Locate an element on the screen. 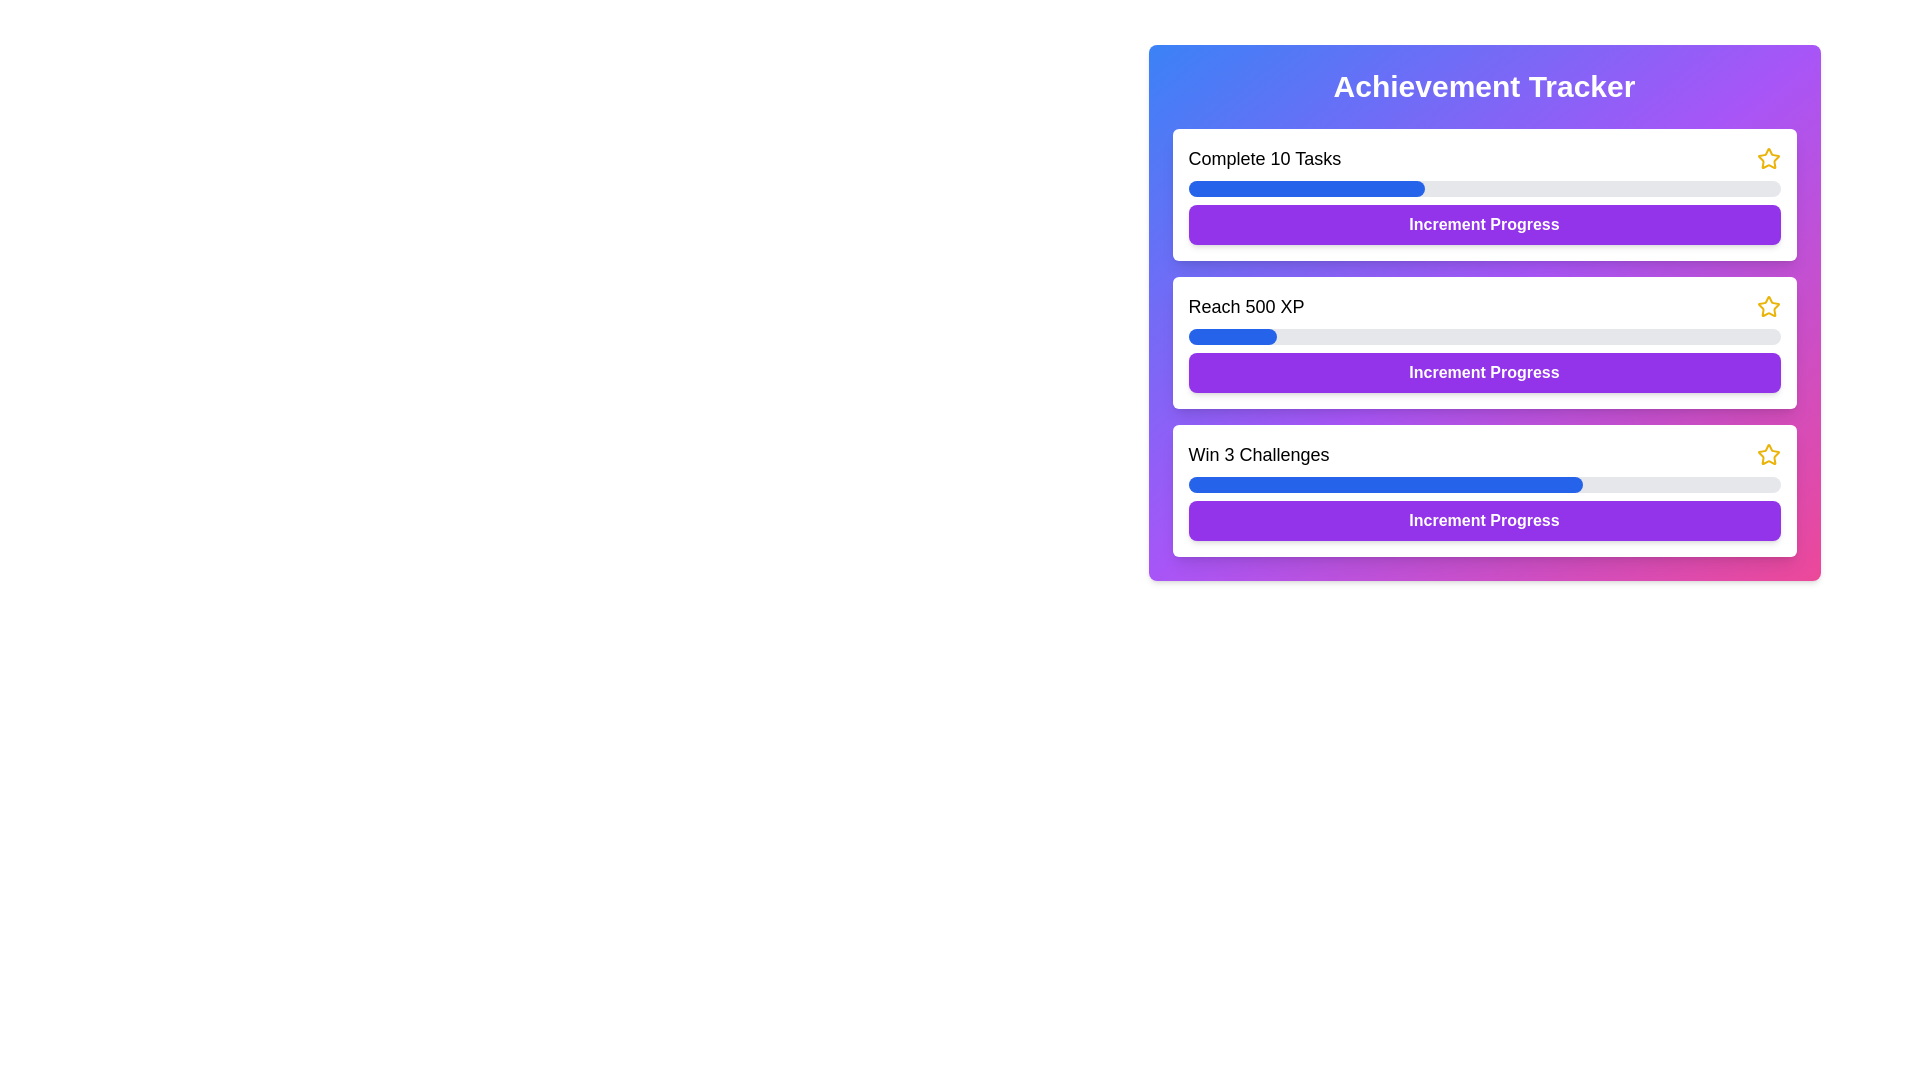  the star icon with a yellow outline, which is located on the far-right side of the 'Complete 10 Tasks' section is located at coordinates (1768, 157).